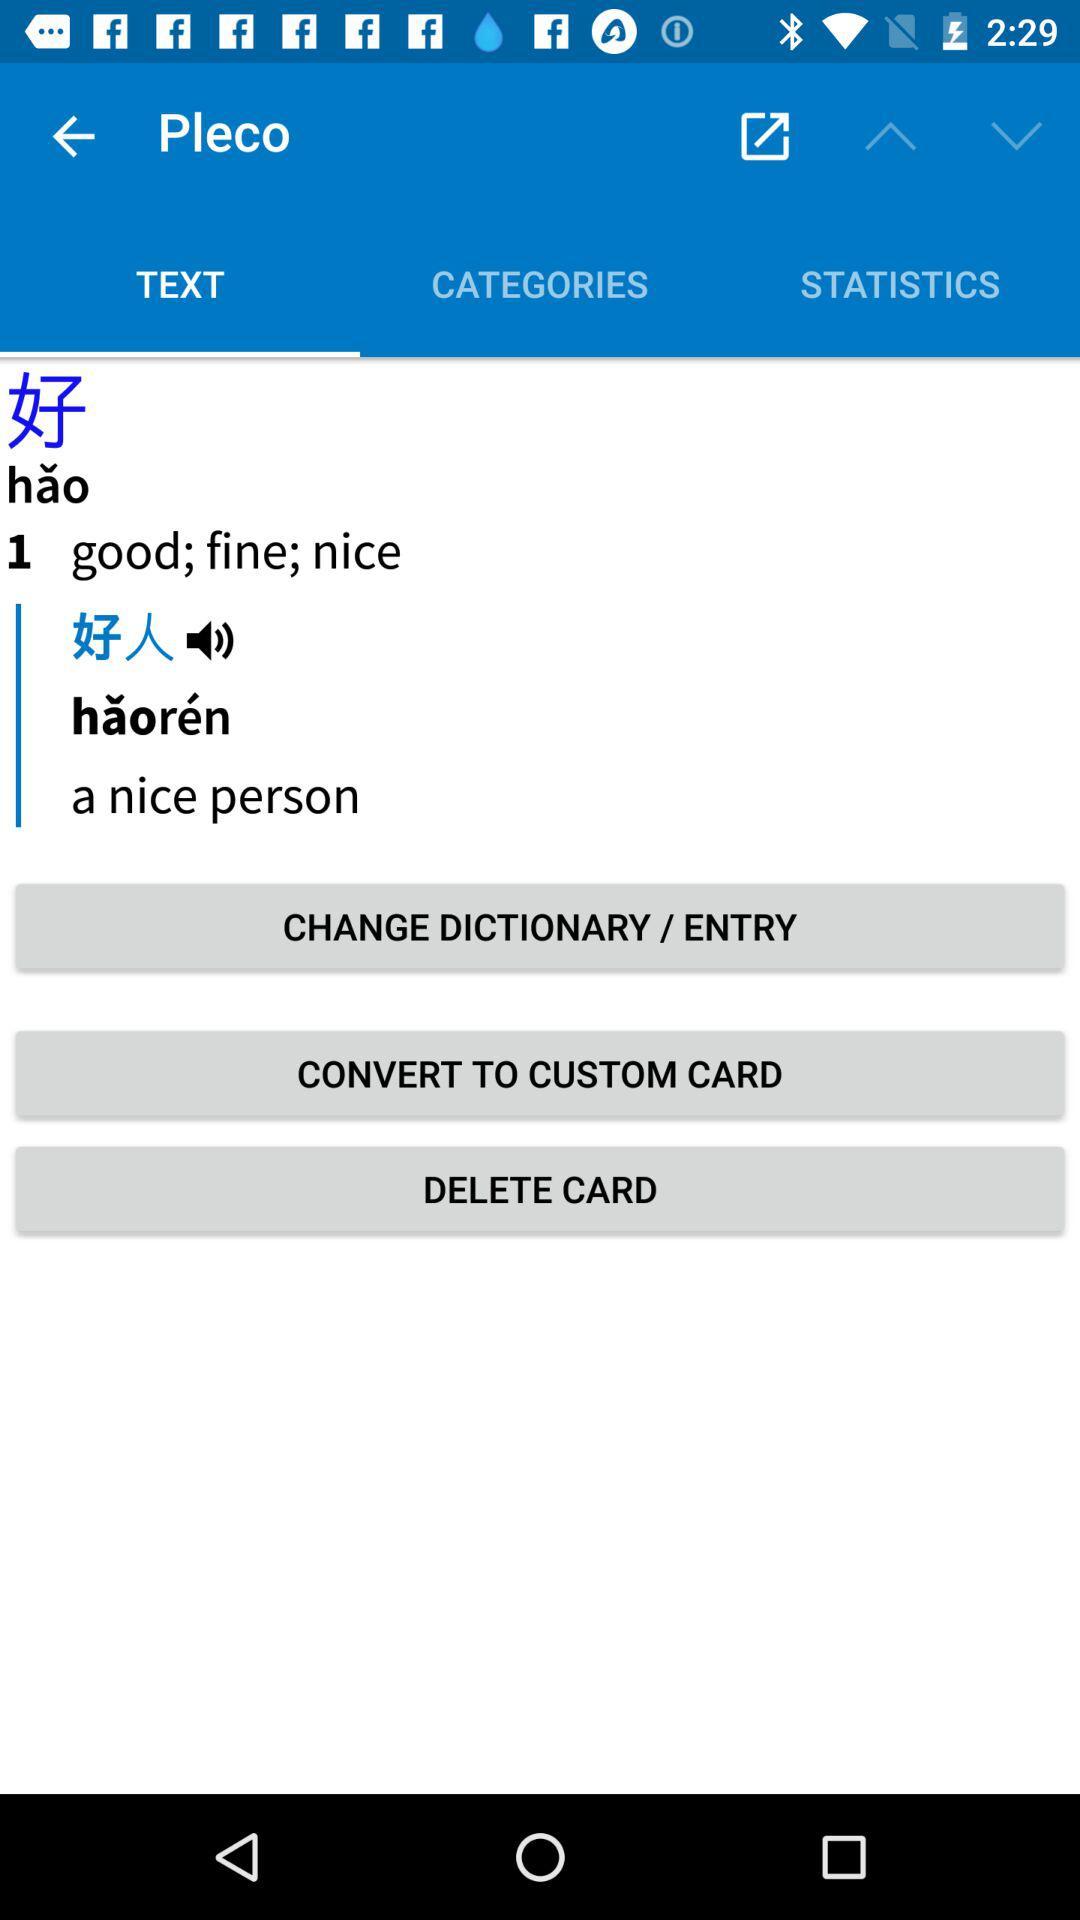  What do you see at coordinates (540, 282) in the screenshot?
I see `the icon next to the text` at bounding box center [540, 282].